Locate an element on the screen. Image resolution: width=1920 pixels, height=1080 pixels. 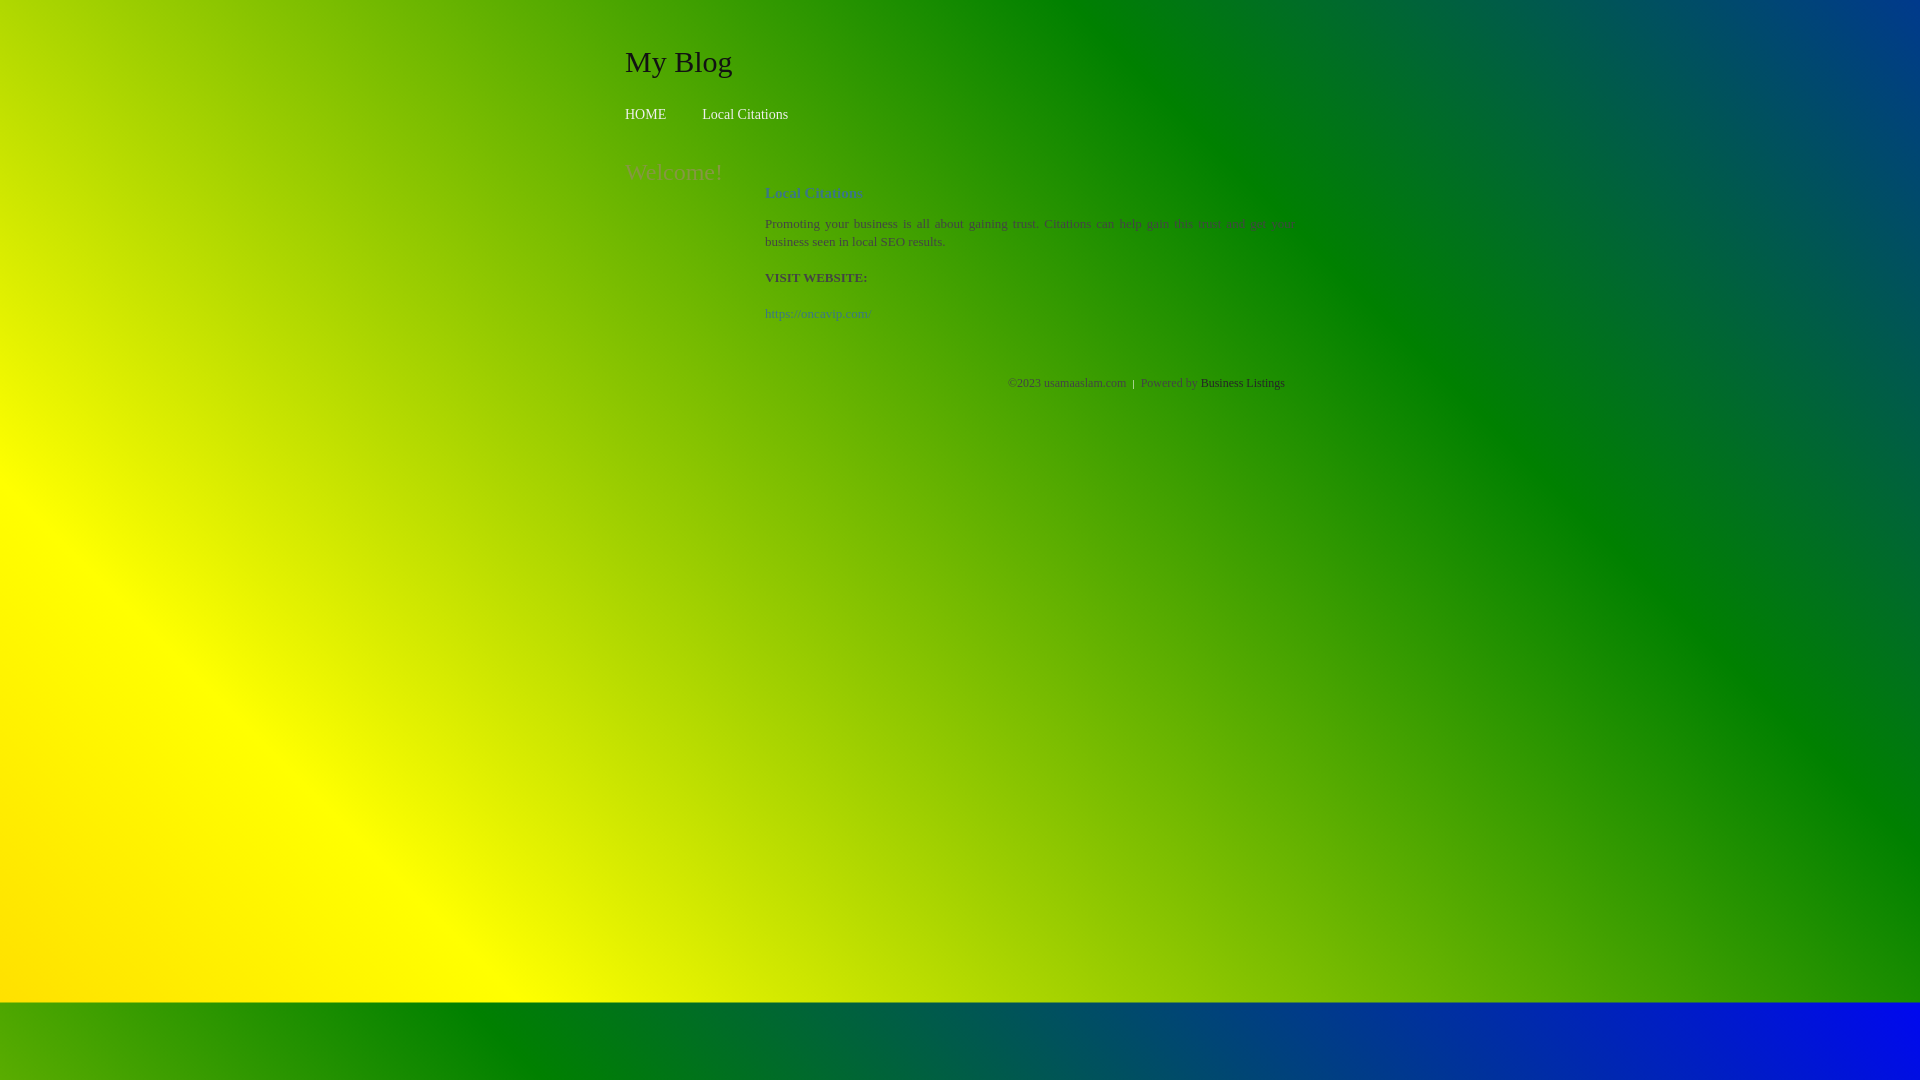
'HOME' is located at coordinates (645, 114).